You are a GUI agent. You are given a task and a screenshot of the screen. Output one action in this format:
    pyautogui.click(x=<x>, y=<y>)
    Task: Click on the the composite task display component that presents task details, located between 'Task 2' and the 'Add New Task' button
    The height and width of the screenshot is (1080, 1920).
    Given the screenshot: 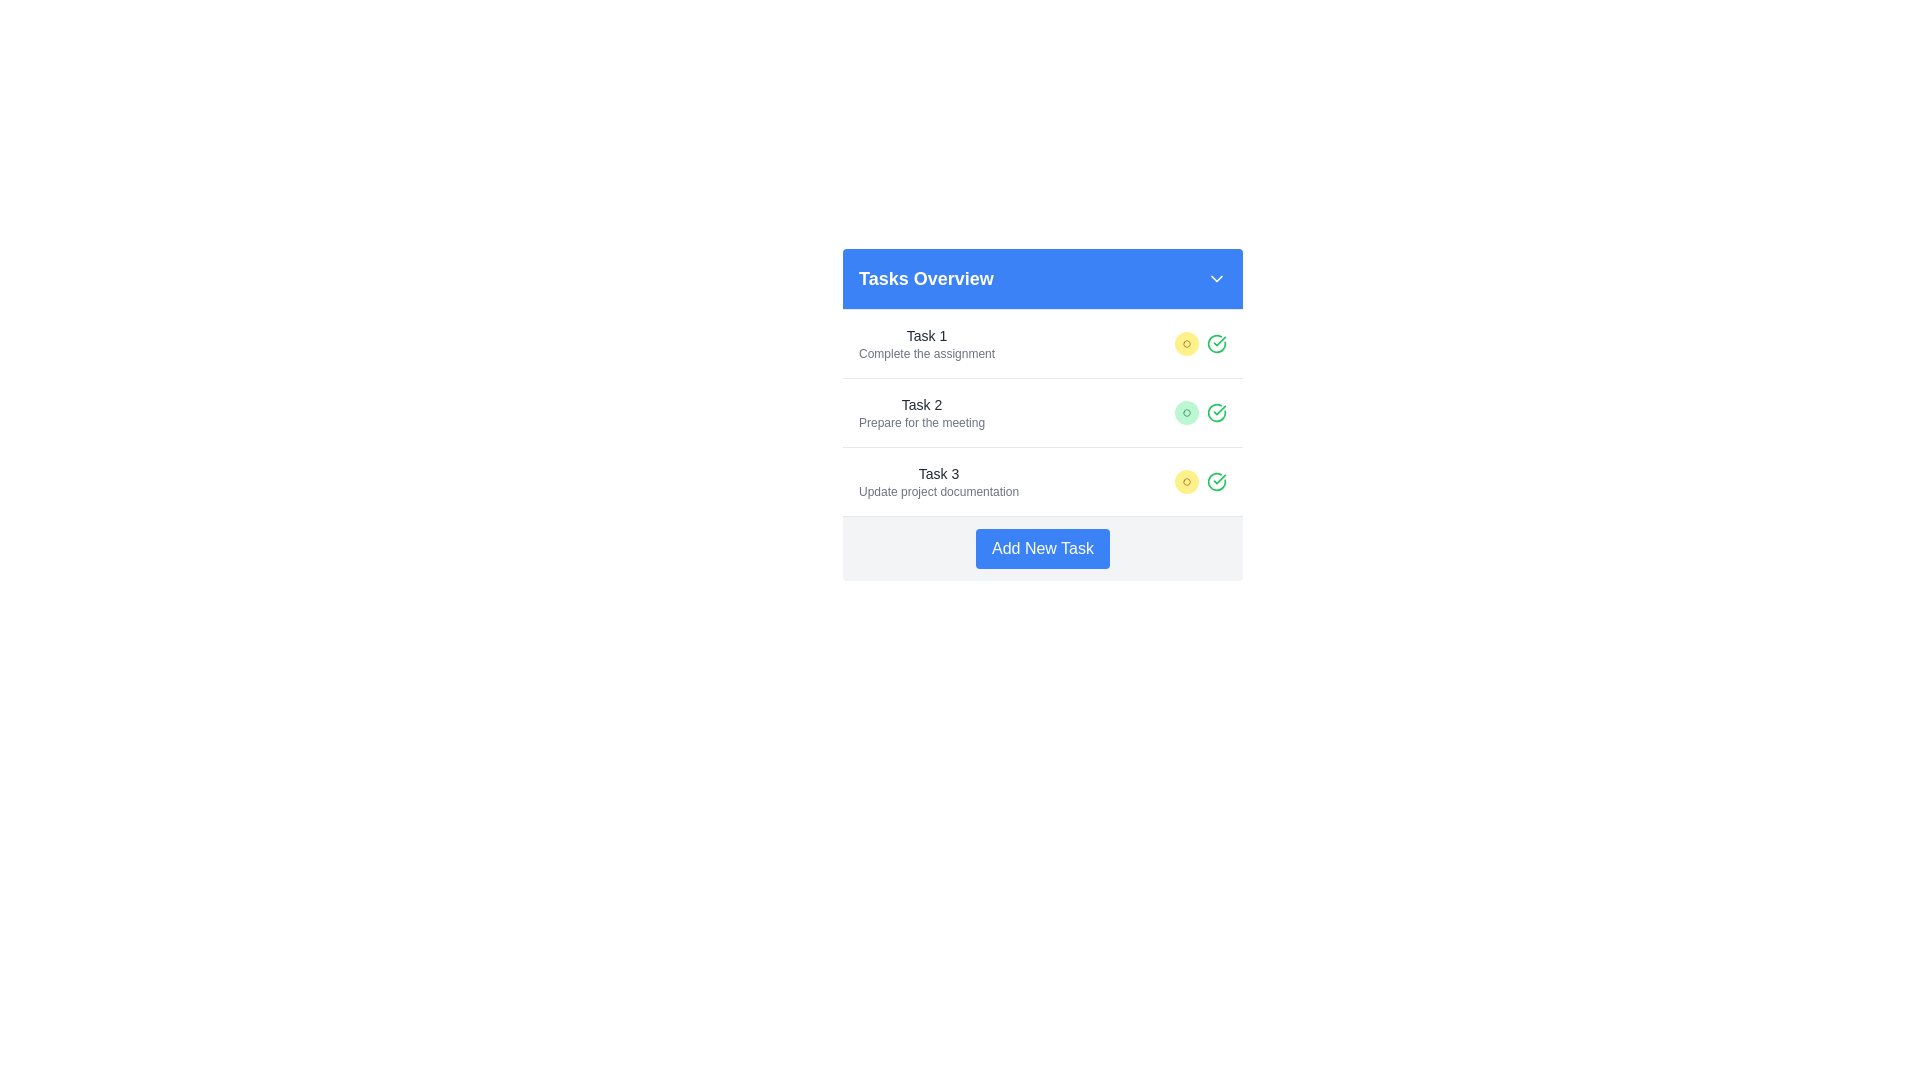 What is the action you would take?
    pyautogui.click(x=1041, y=482)
    